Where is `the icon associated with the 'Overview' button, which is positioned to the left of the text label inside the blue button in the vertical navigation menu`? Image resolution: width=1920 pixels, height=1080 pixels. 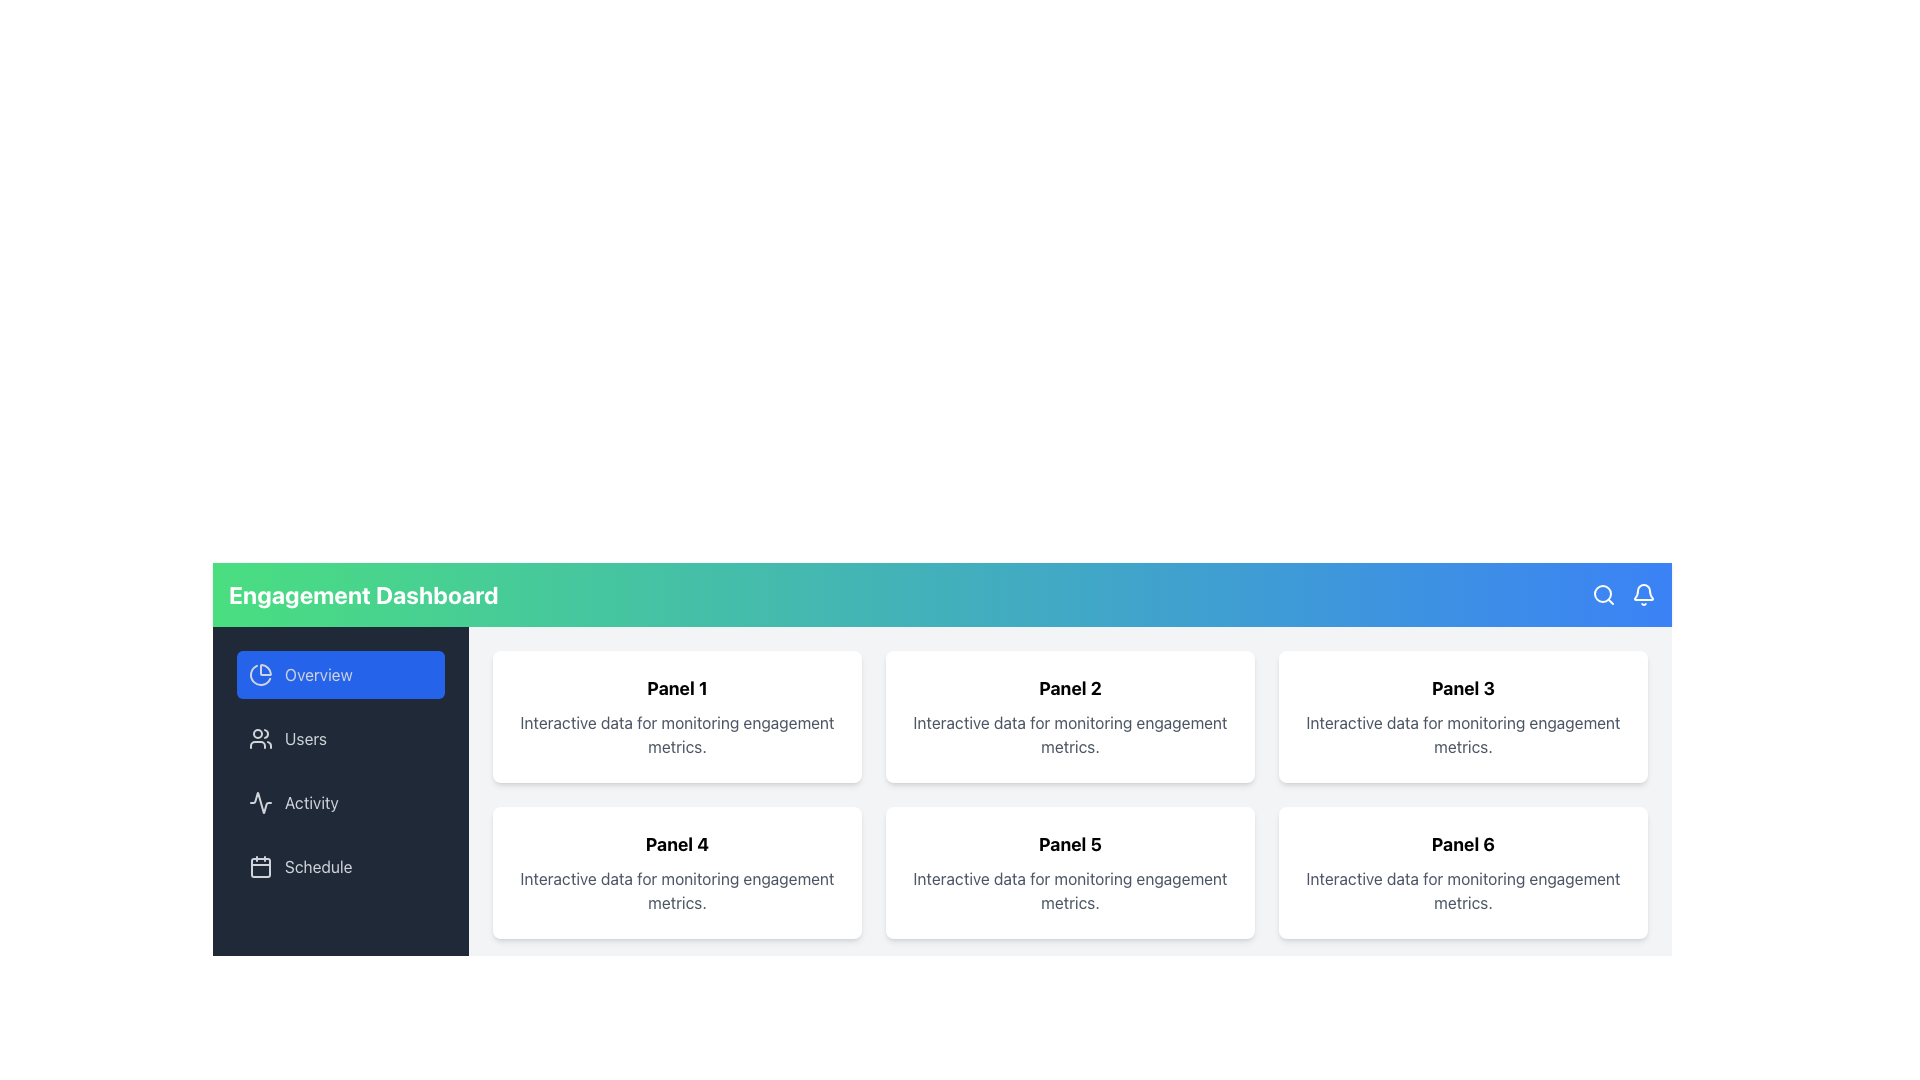 the icon associated with the 'Overview' button, which is positioned to the left of the text label inside the blue button in the vertical navigation menu is located at coordinates (259, 675).